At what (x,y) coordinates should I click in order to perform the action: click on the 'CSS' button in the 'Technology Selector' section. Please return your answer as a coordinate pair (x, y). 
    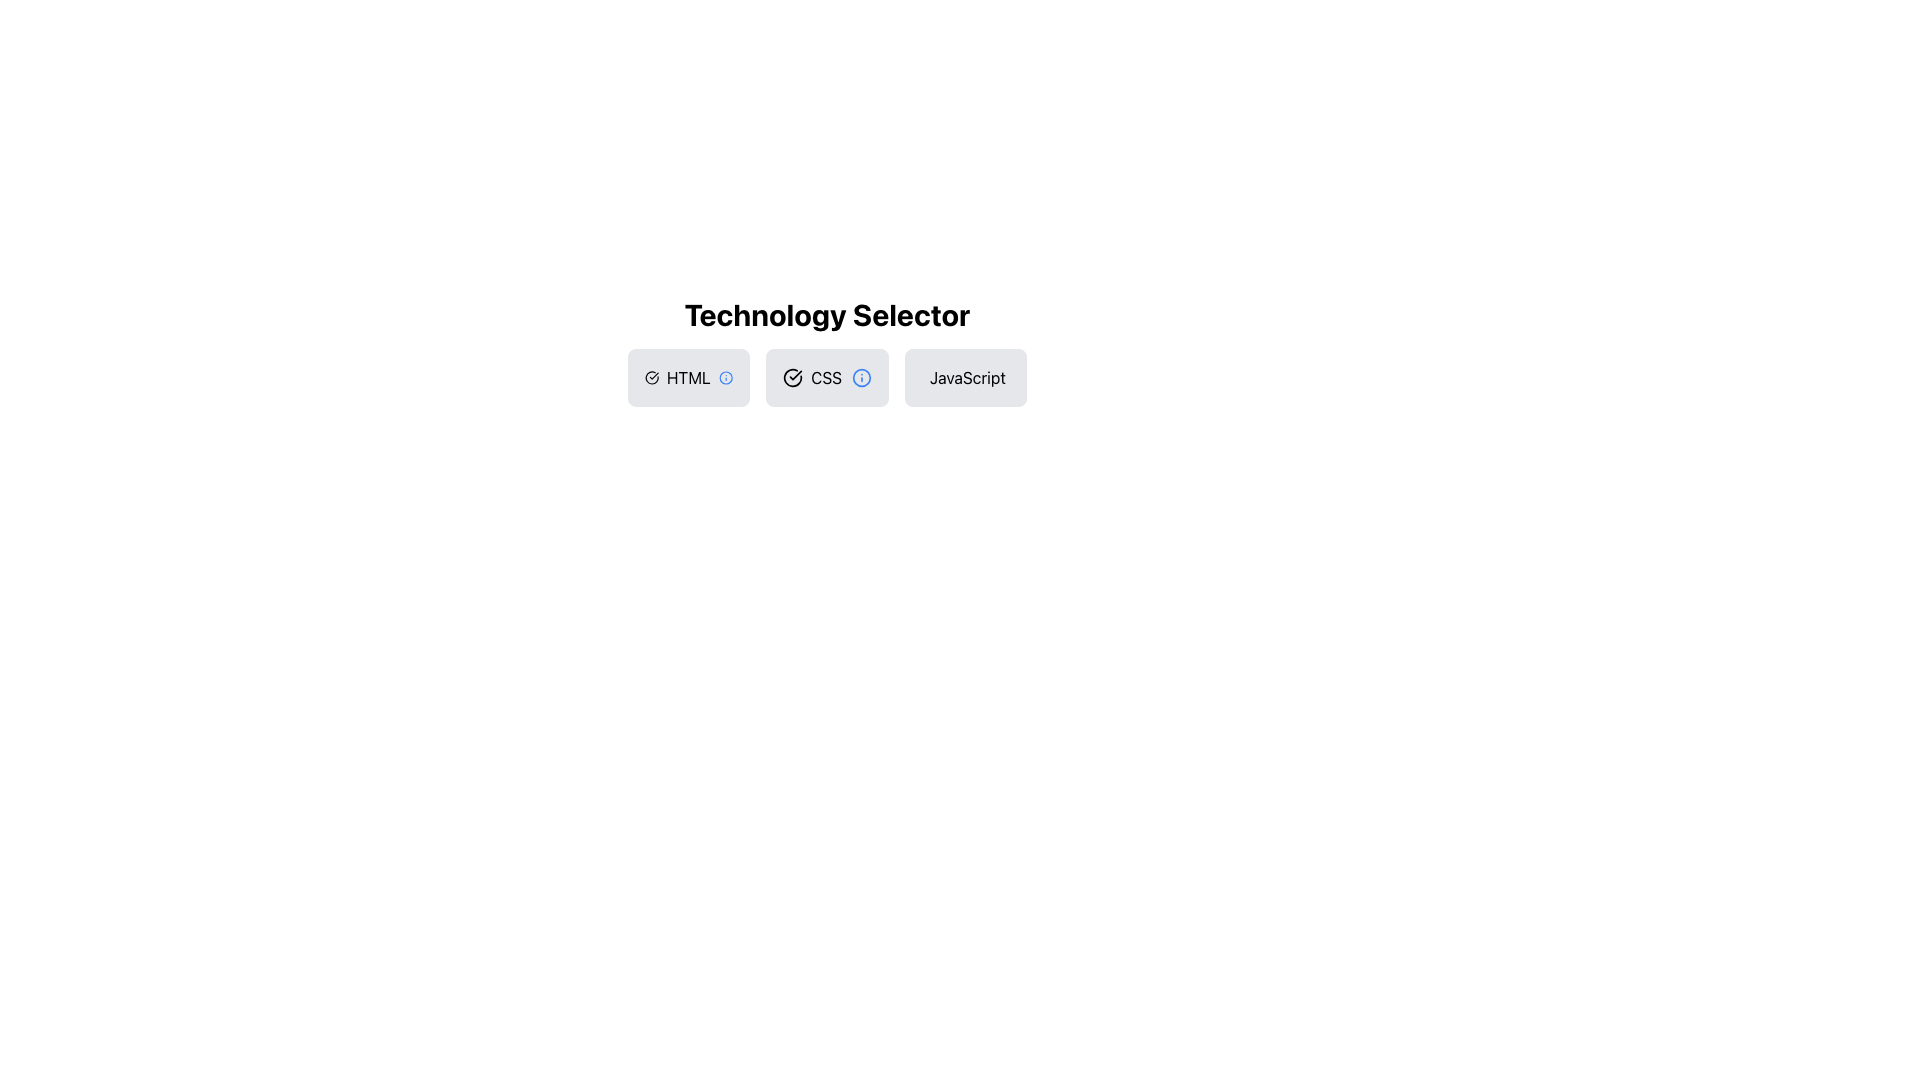
    Looking at the image, I should click on (827, 350).